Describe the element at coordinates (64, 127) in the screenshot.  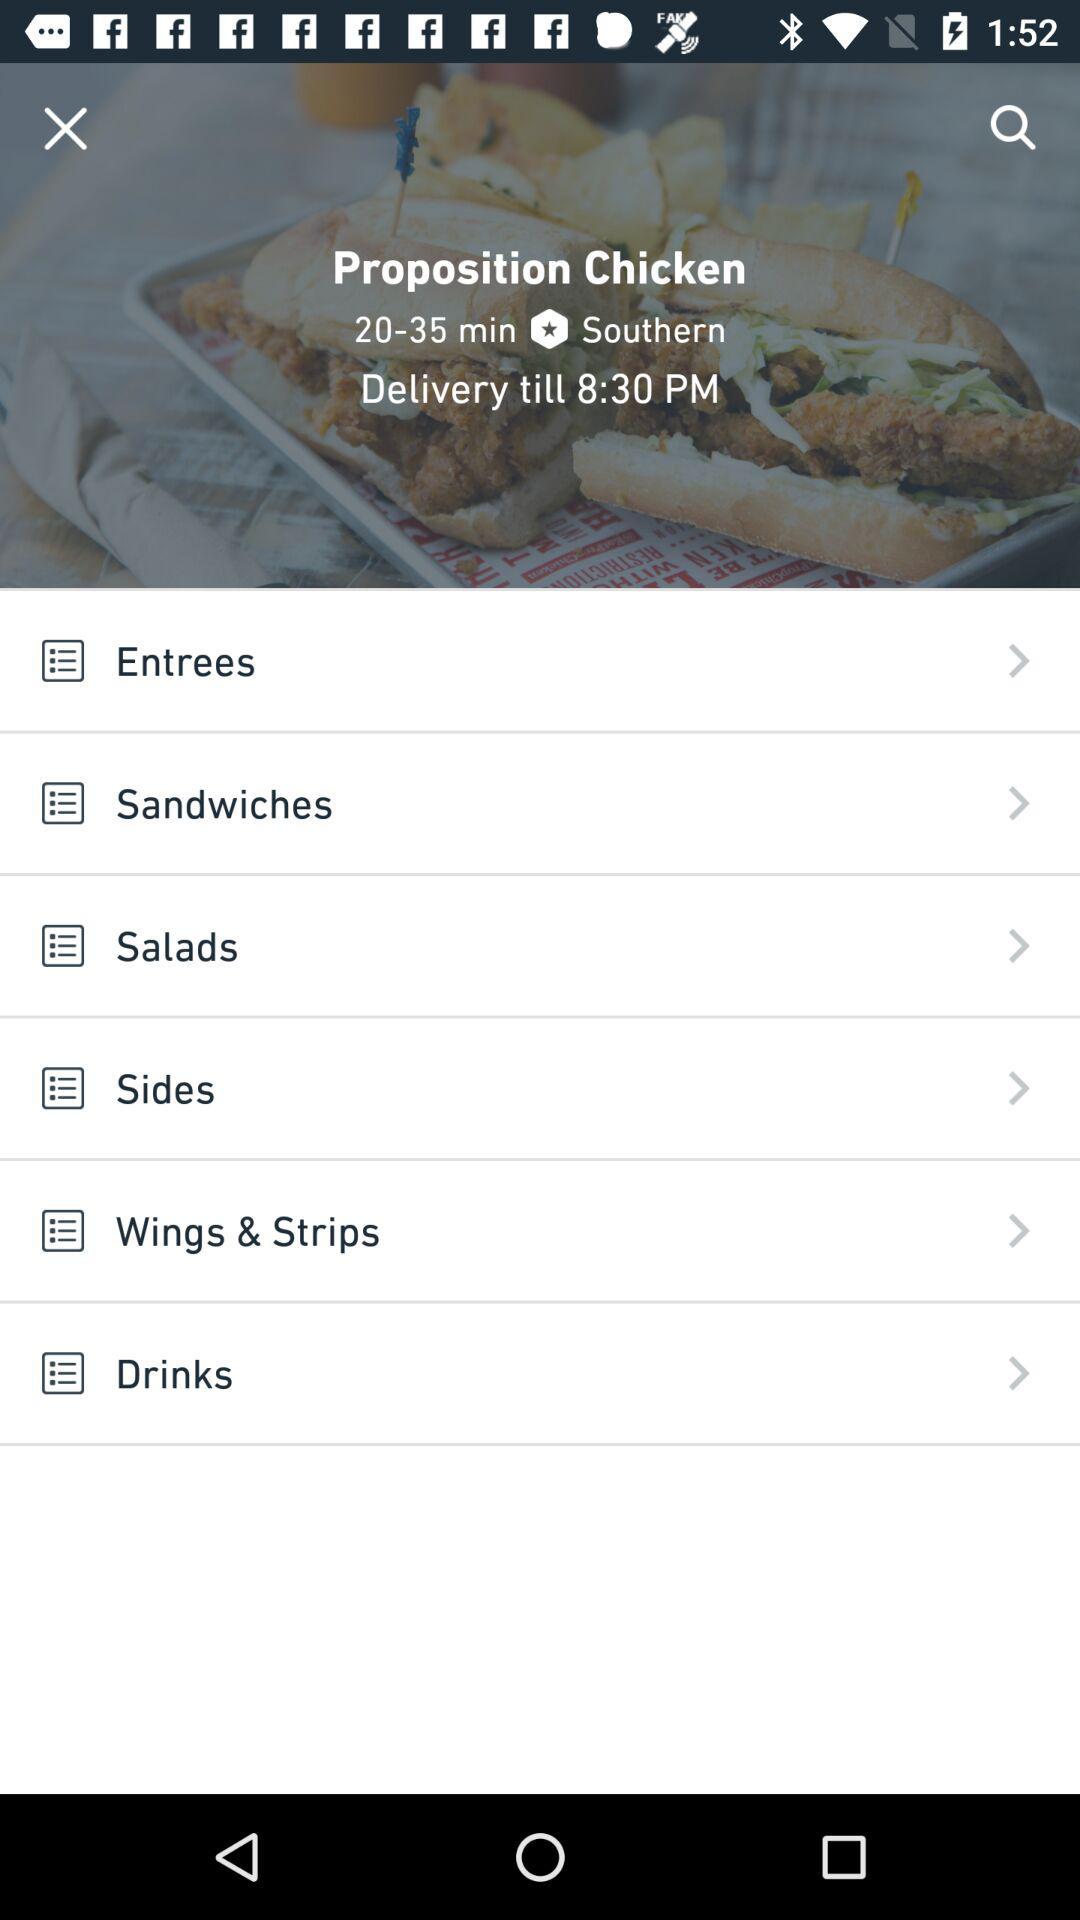
I see `window` at that location.